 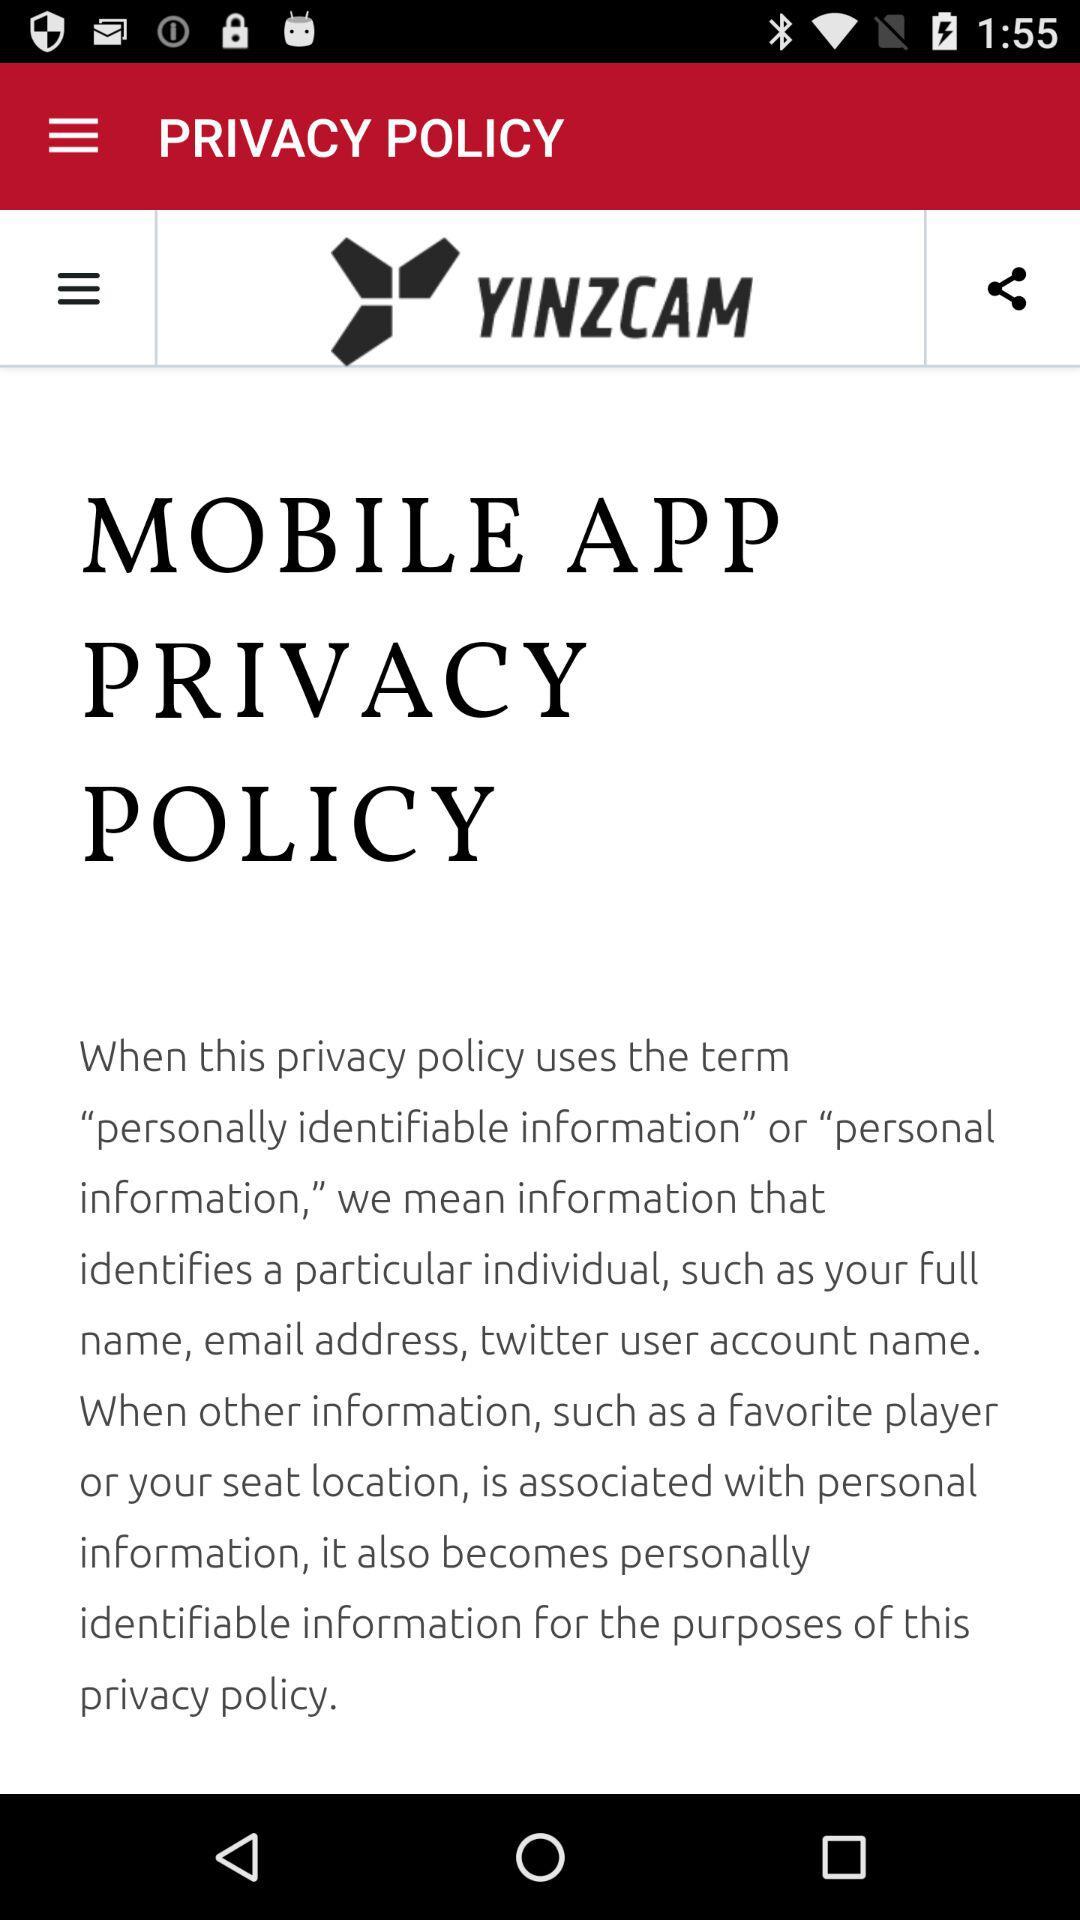 What do you see at coordinates (540, 1002) in the screenshot?
I see `advertisement page` at bounding box center [540, 1002].